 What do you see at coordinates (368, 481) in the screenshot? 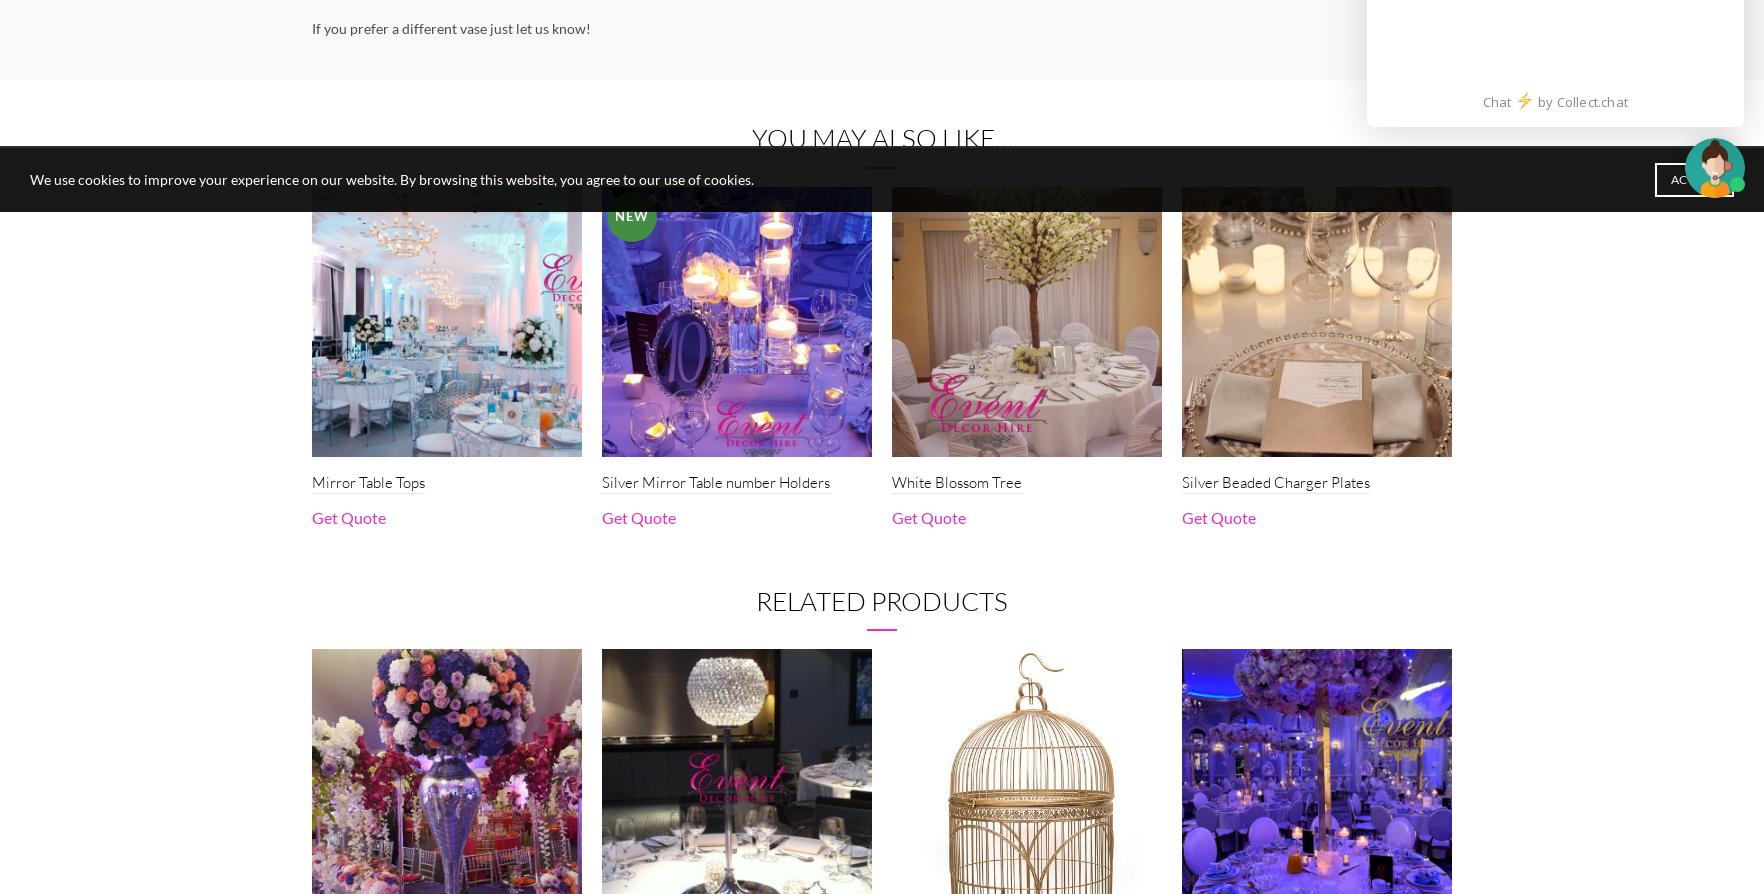
I see `'Mirror Table Tops'` at bounding box center [368, 481].